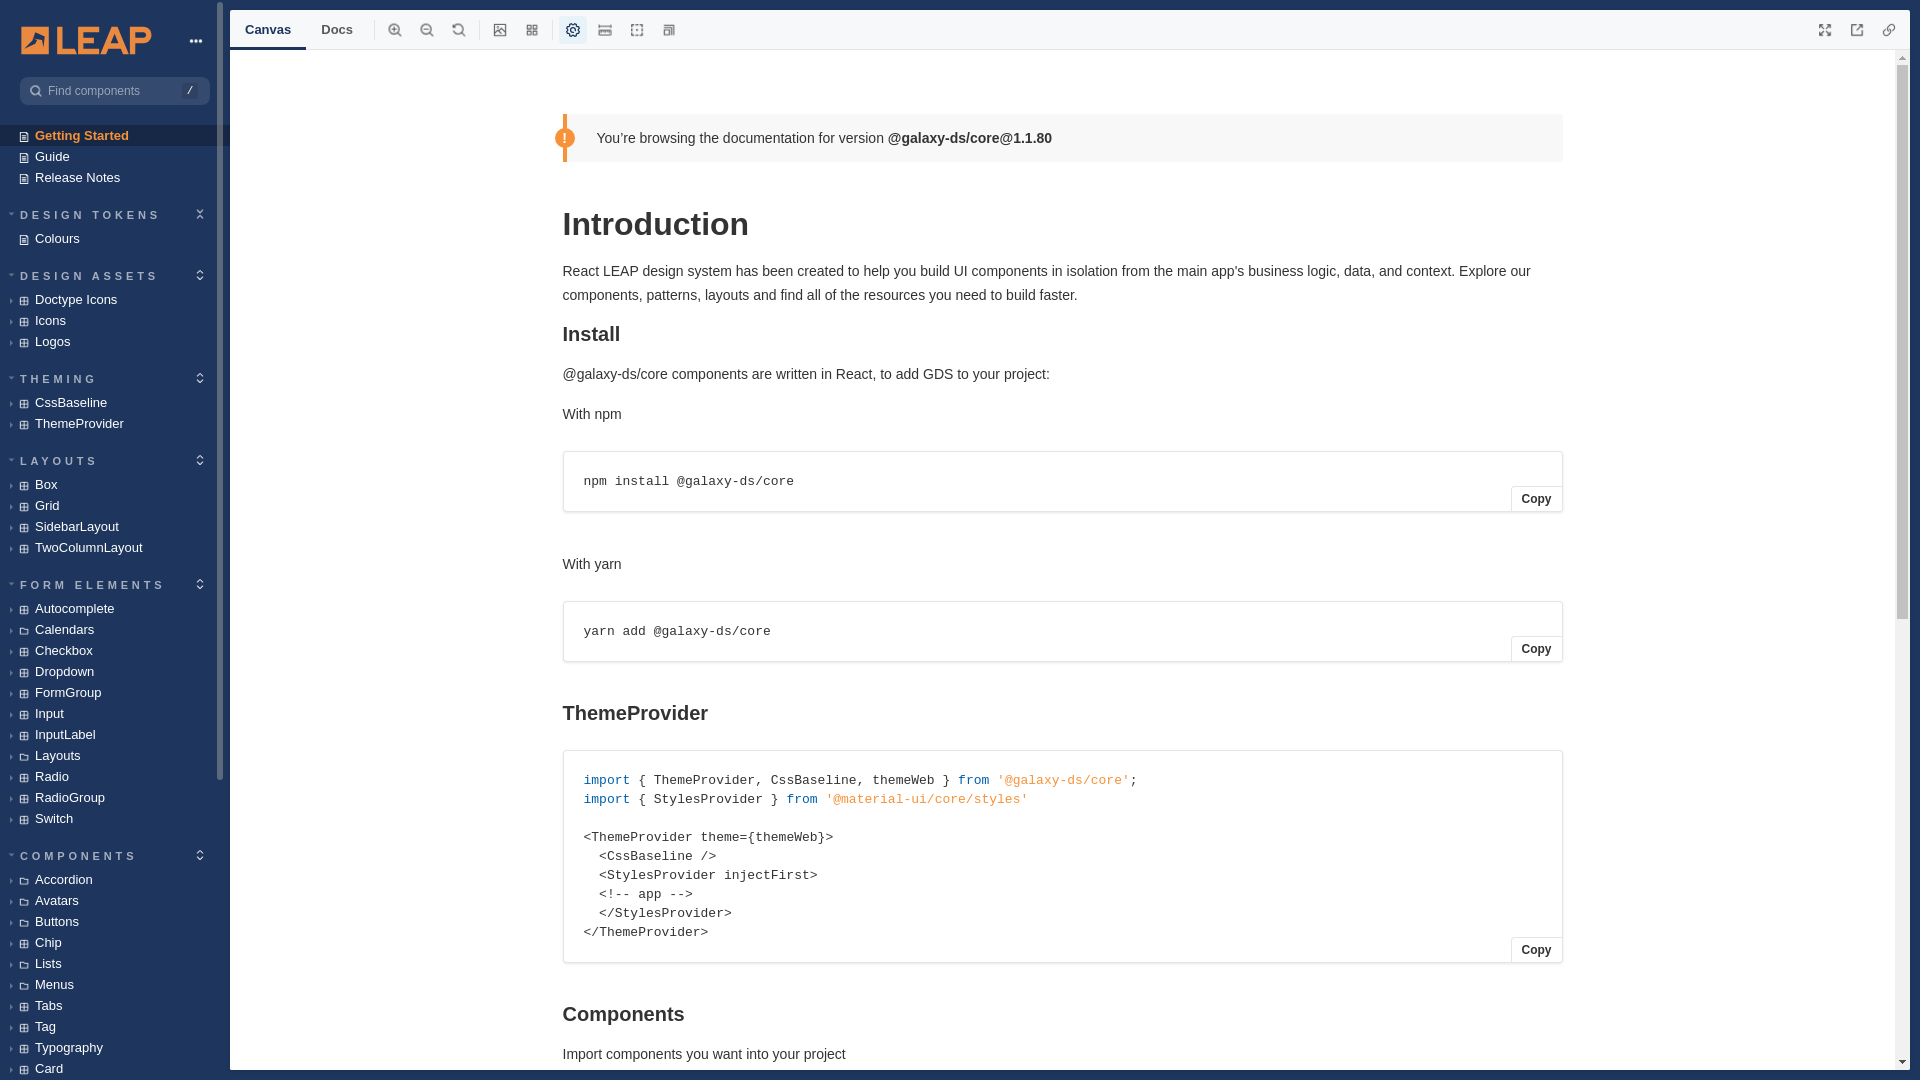 The height and width of the screenshot is (1080, 1920). I want to click on 'Avatars', so click(114, 900).